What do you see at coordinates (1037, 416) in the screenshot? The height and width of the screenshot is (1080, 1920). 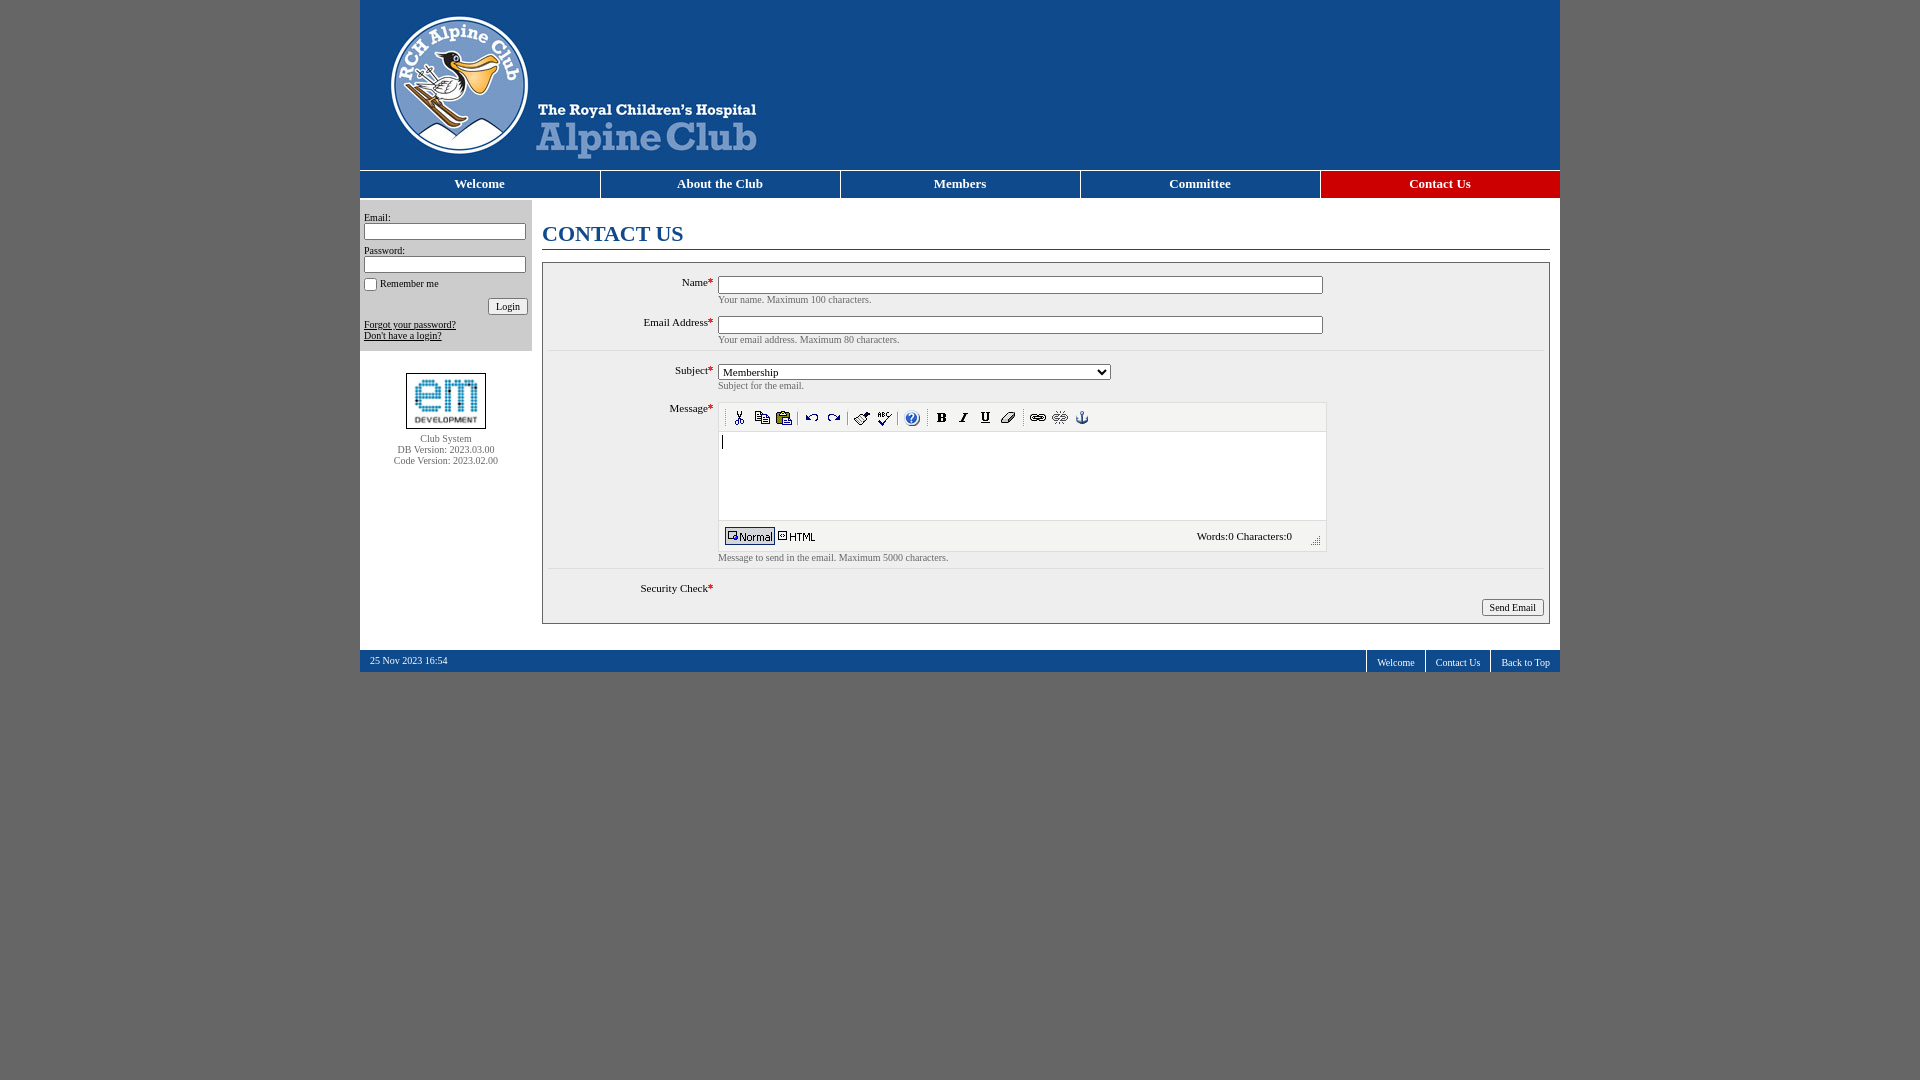 I see `'Insert Hyperlink'` at bounding box center [1037, 416].